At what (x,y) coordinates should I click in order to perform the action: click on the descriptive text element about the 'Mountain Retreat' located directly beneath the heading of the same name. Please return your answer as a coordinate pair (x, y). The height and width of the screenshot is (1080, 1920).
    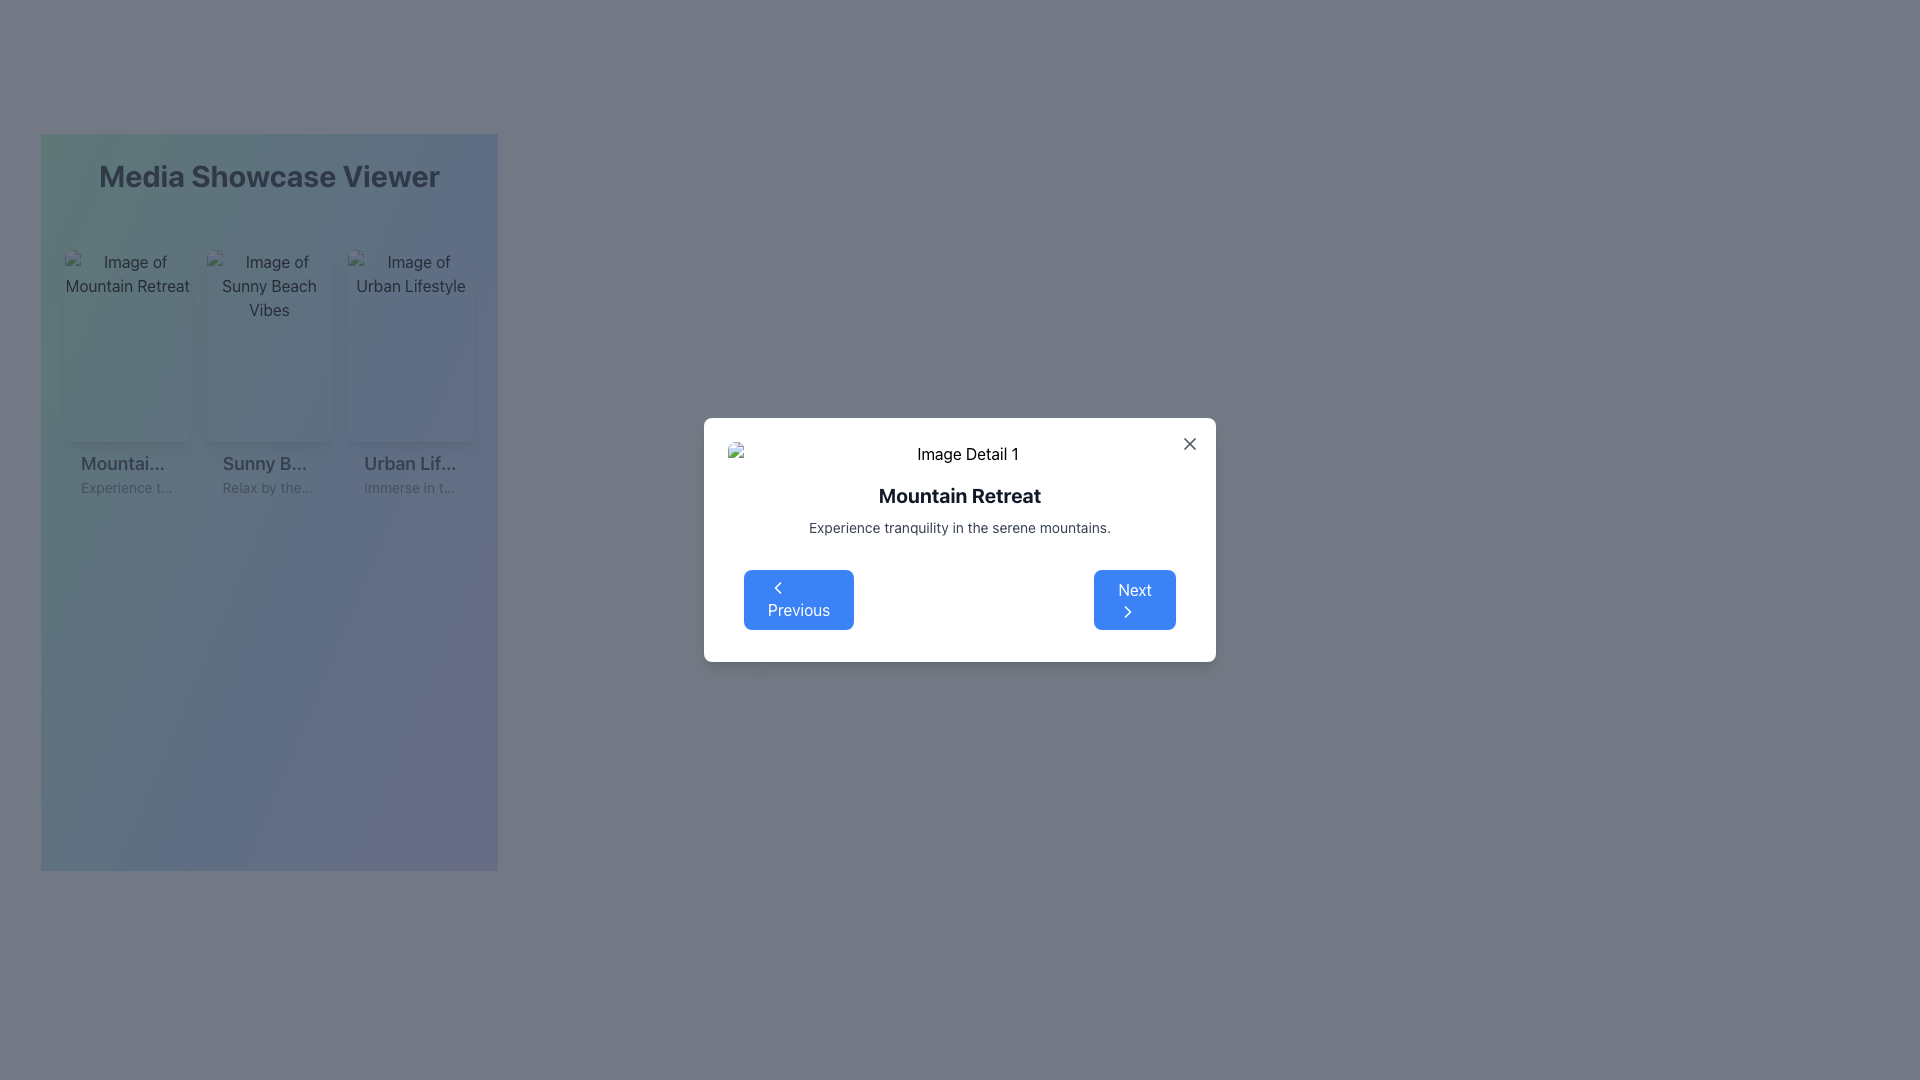
    Looking at the image, I should click on (960, 527).